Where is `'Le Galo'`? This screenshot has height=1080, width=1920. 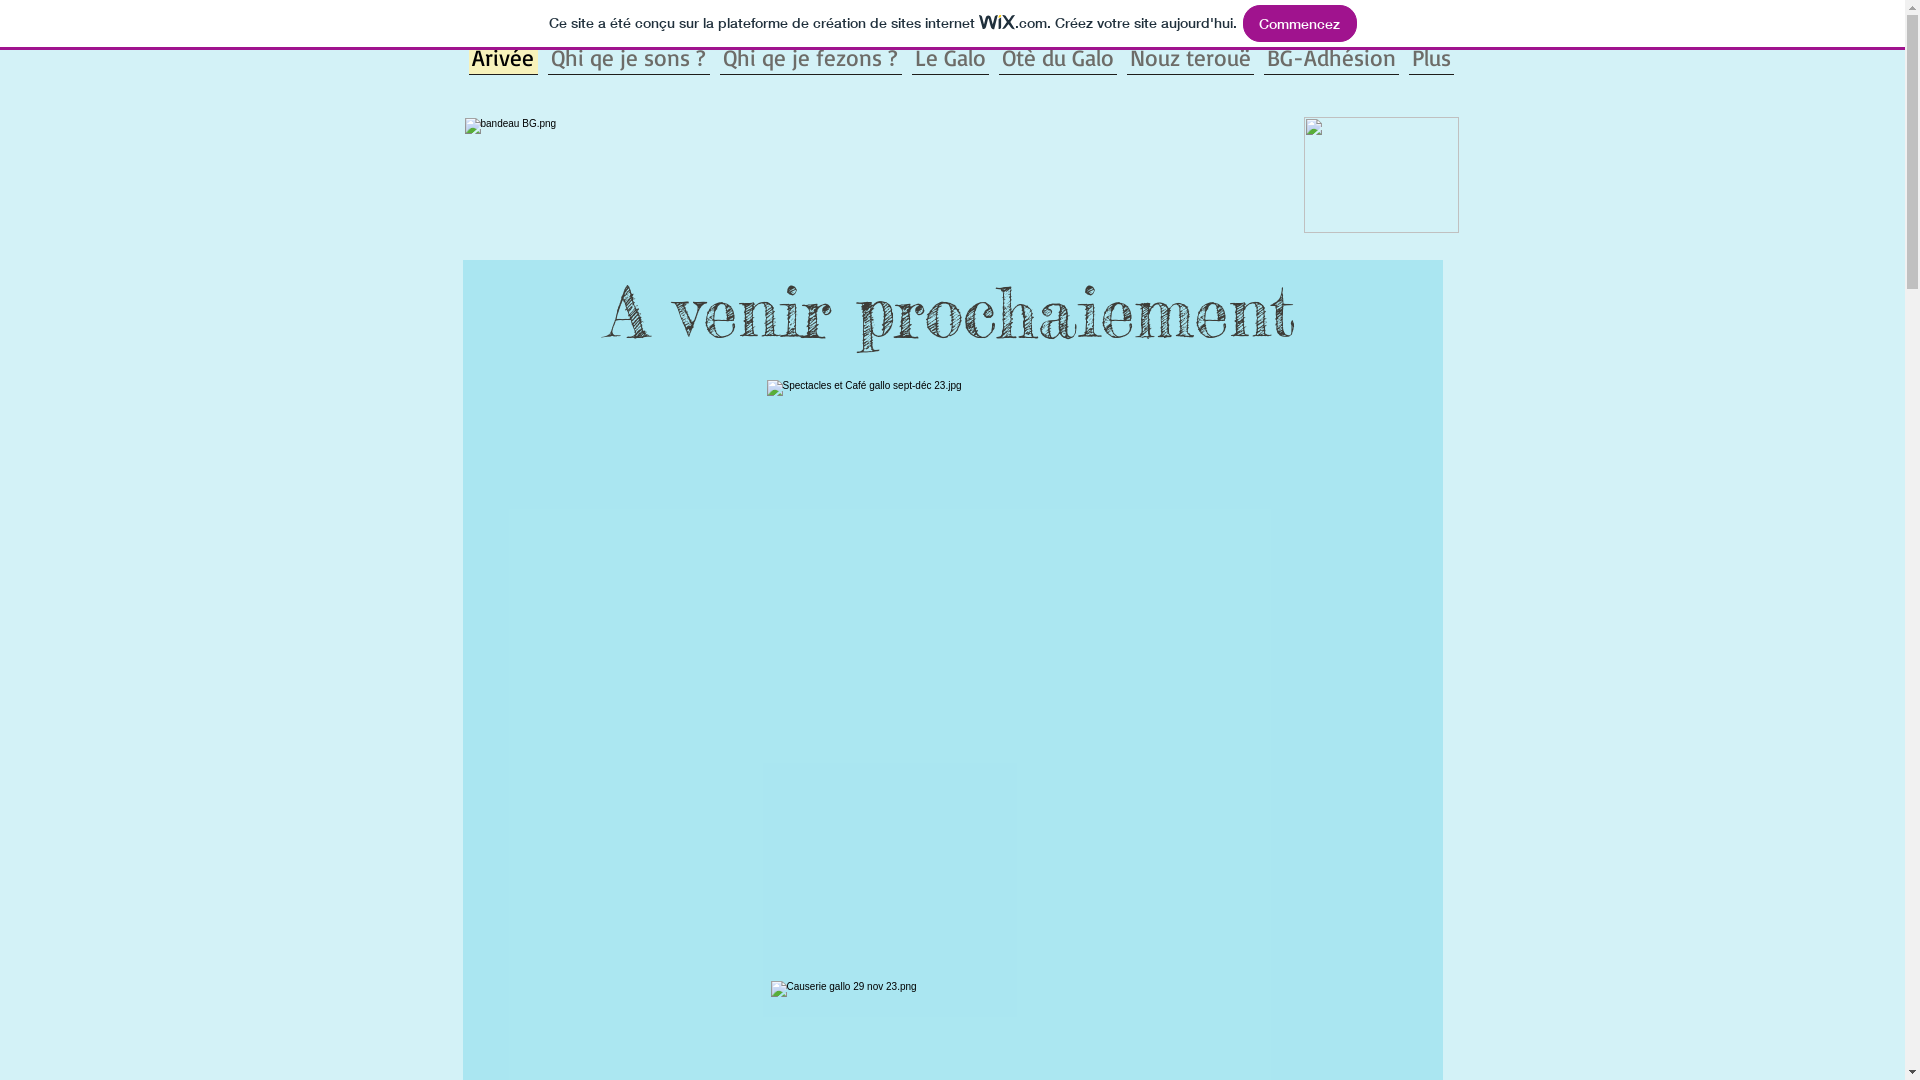 'Le Galo' is located at coordinates (948, 53).